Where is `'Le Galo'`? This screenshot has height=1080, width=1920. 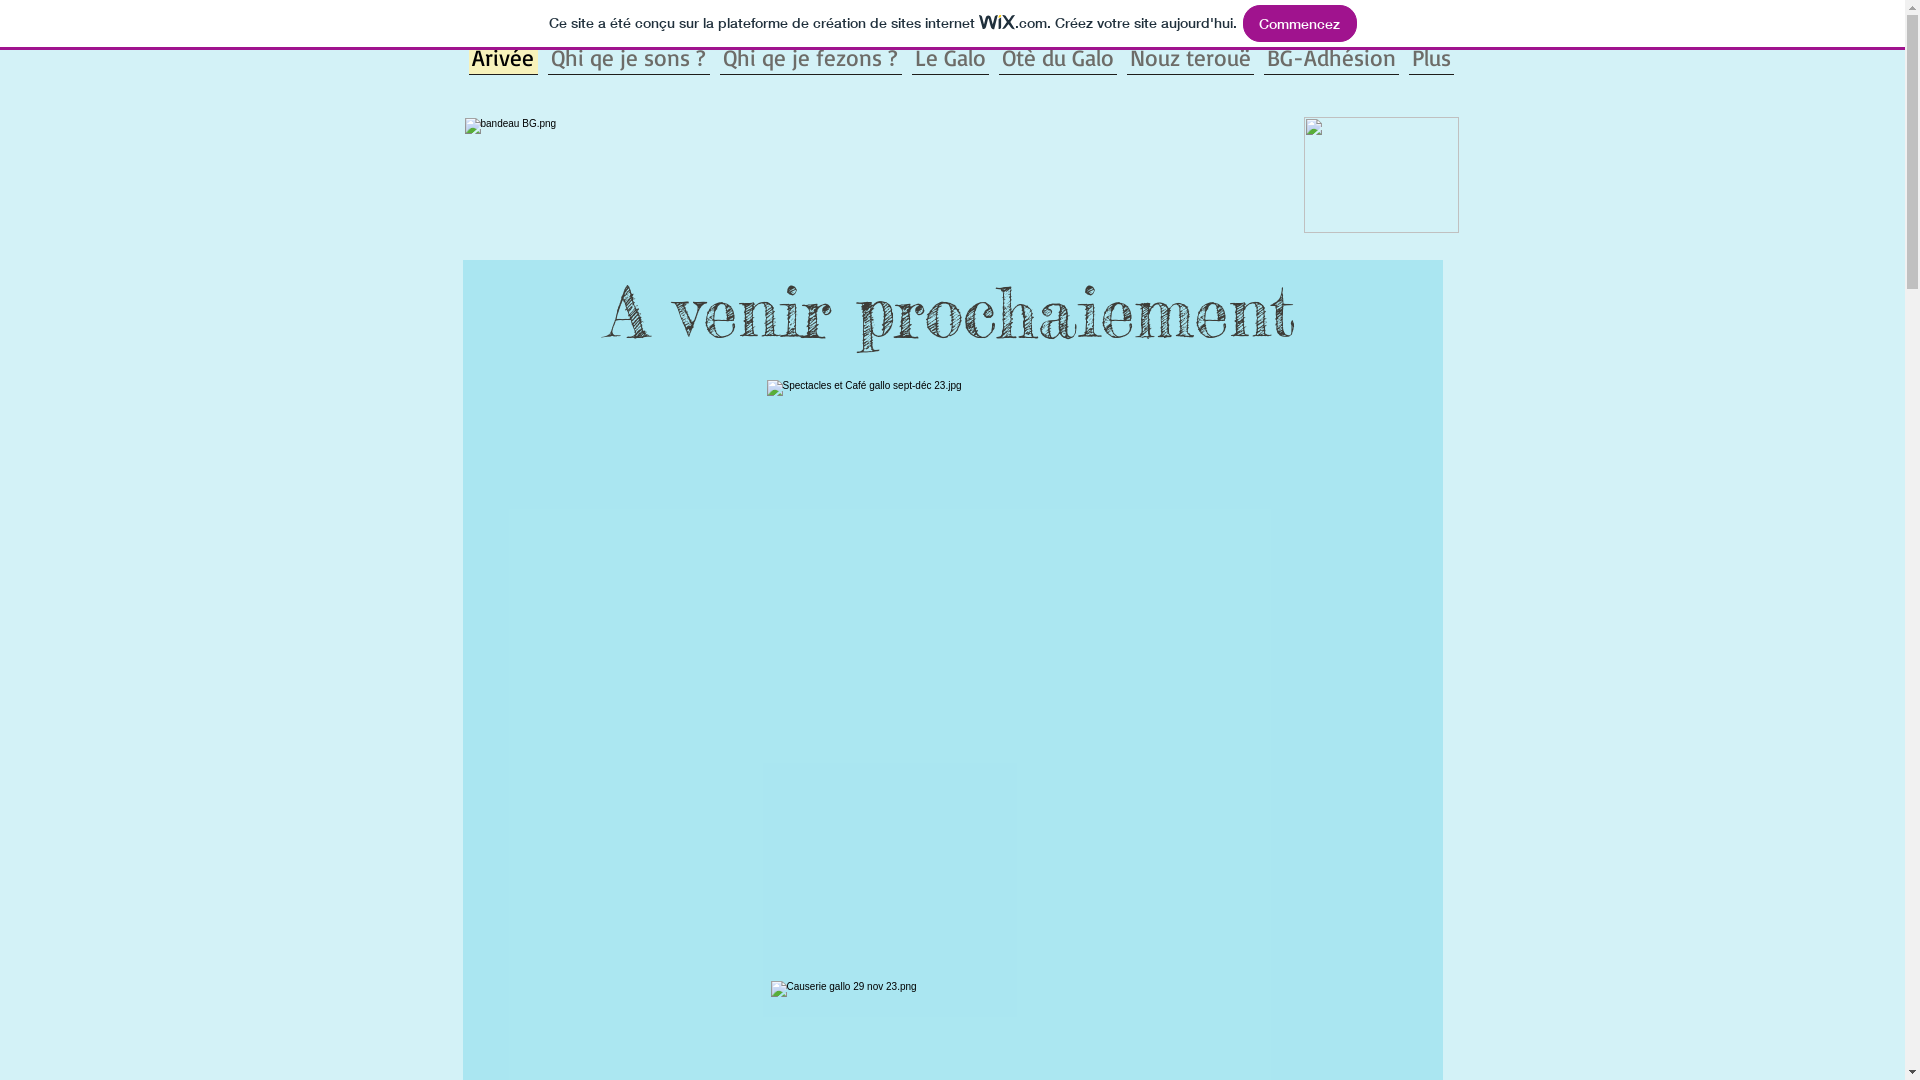 'Le Galo' is located at coordinates (948, 53).